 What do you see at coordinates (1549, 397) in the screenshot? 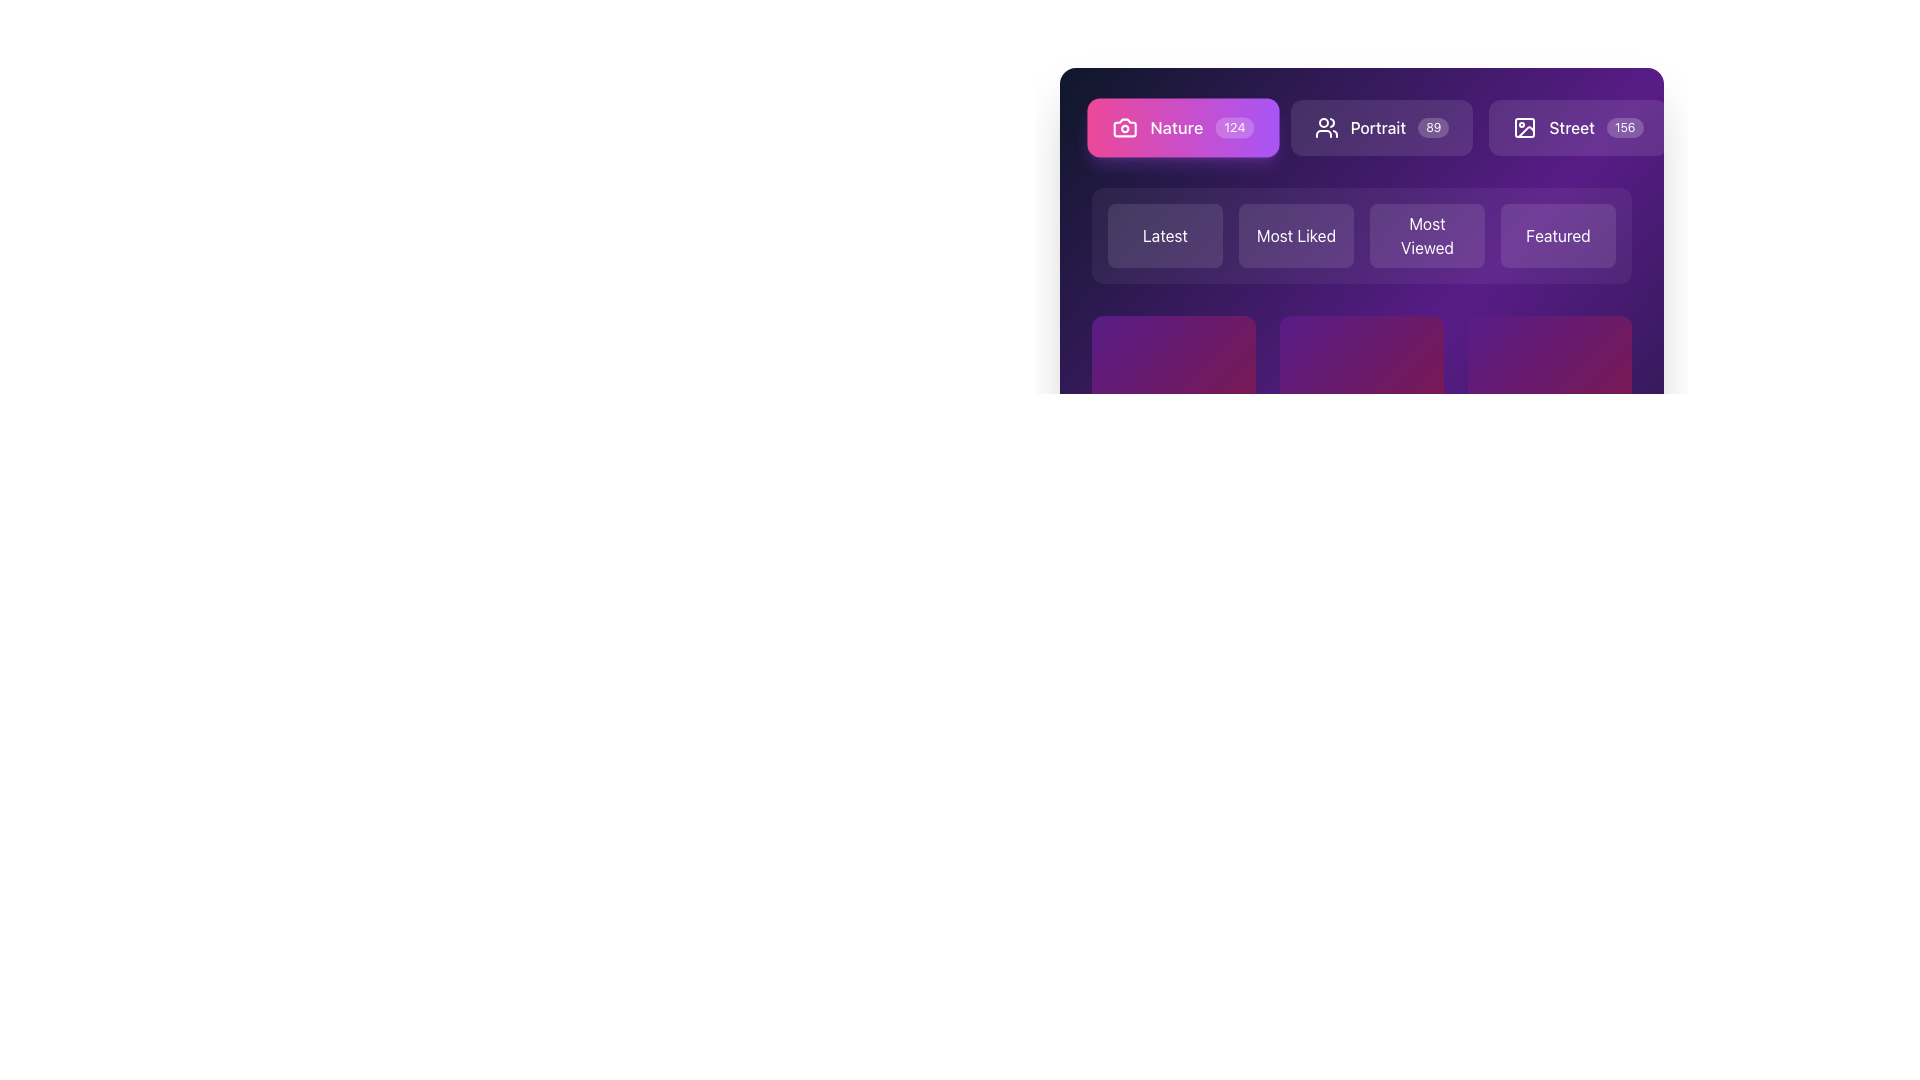
I see `the decorative box element located in the bottom right part of the grid layout, which serves as a placeholder or structural piece` at bounding box center [1549, 397].